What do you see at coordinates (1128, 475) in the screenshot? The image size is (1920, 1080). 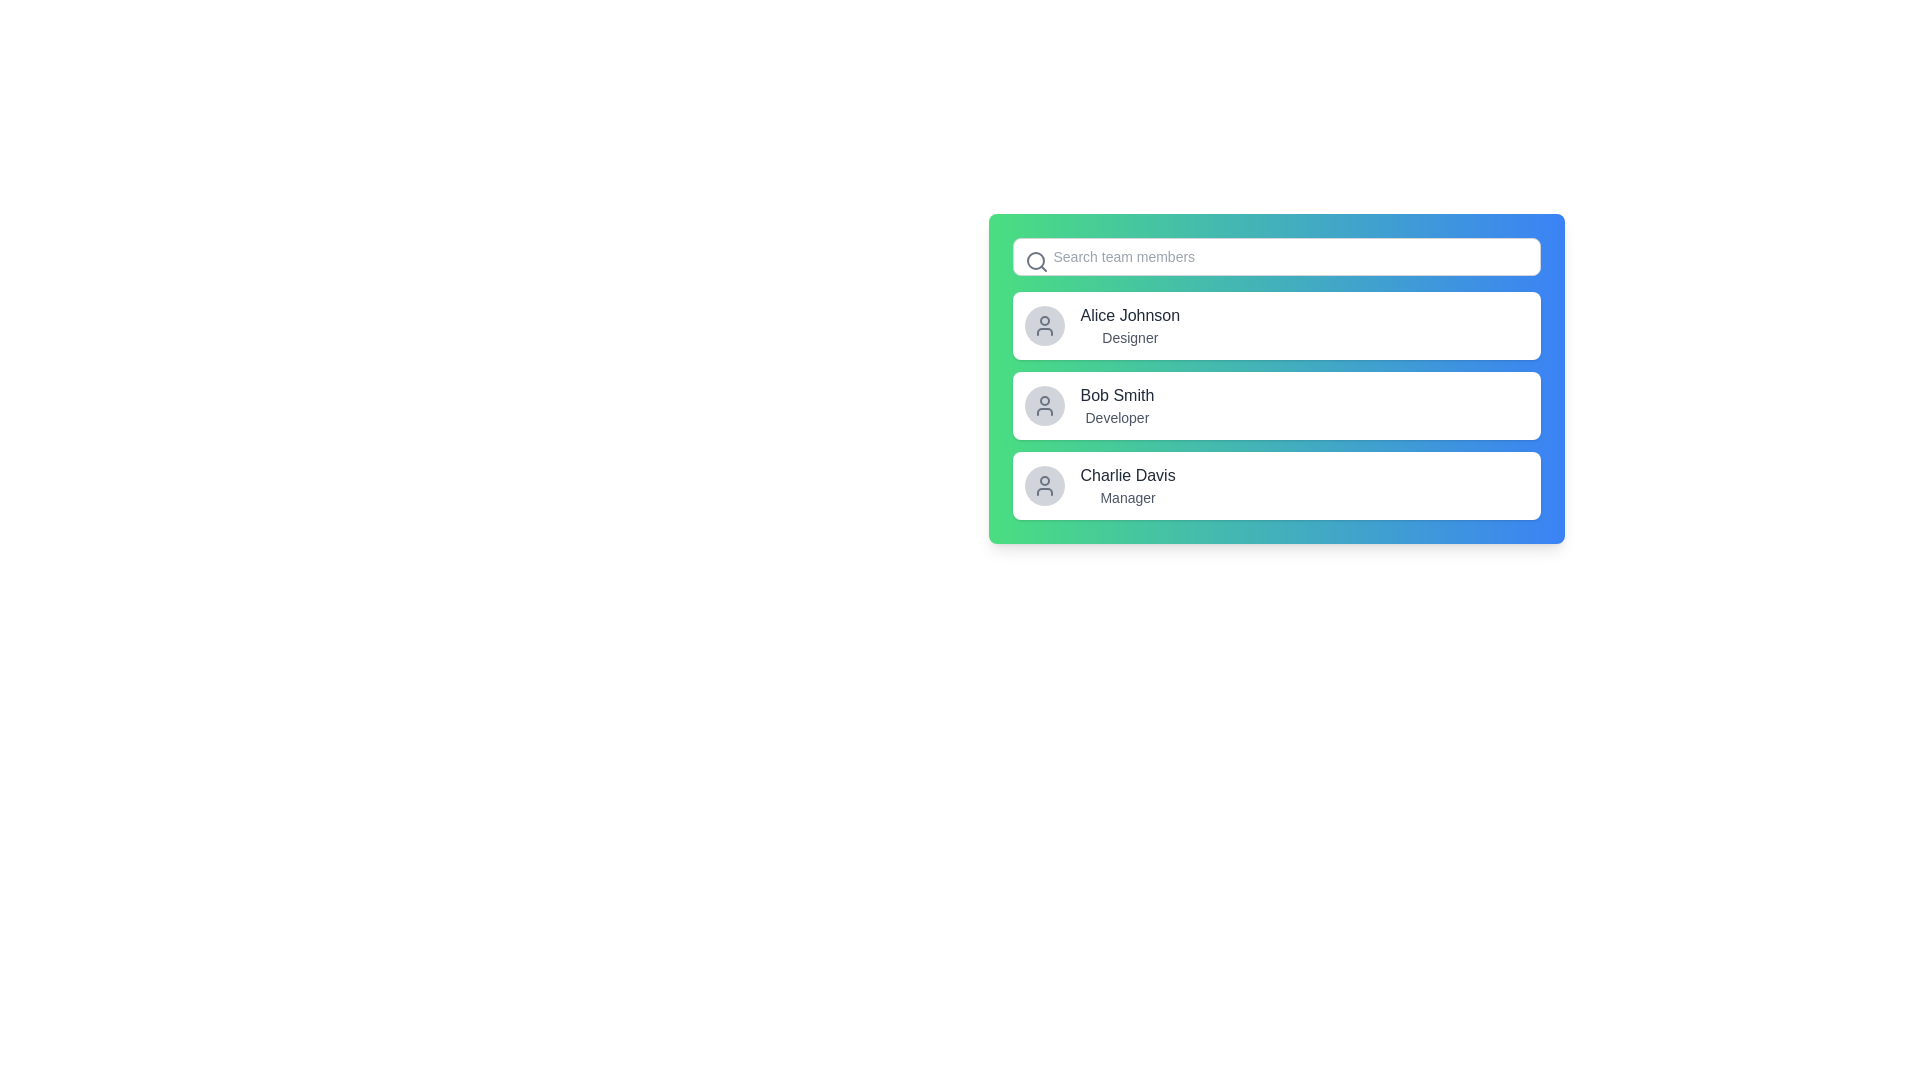 I see `the static text label 'Charlie Davis' which is styled in medium gray font and is positioned in a contact list above the label 'Manager'` at bounding box center [1128, 475].